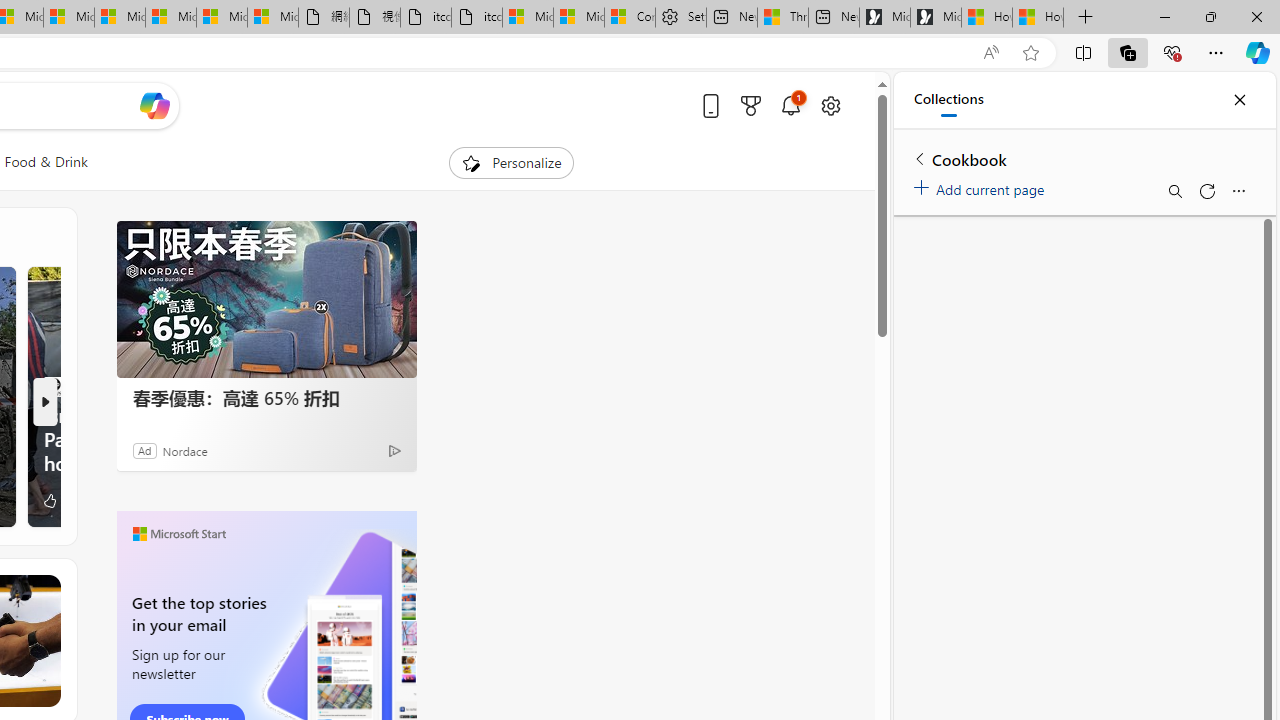  What do you see at coordinates (919, 158) in the screenshot?
I see `'Back to list of collections'` at bounding box center [919, 158].